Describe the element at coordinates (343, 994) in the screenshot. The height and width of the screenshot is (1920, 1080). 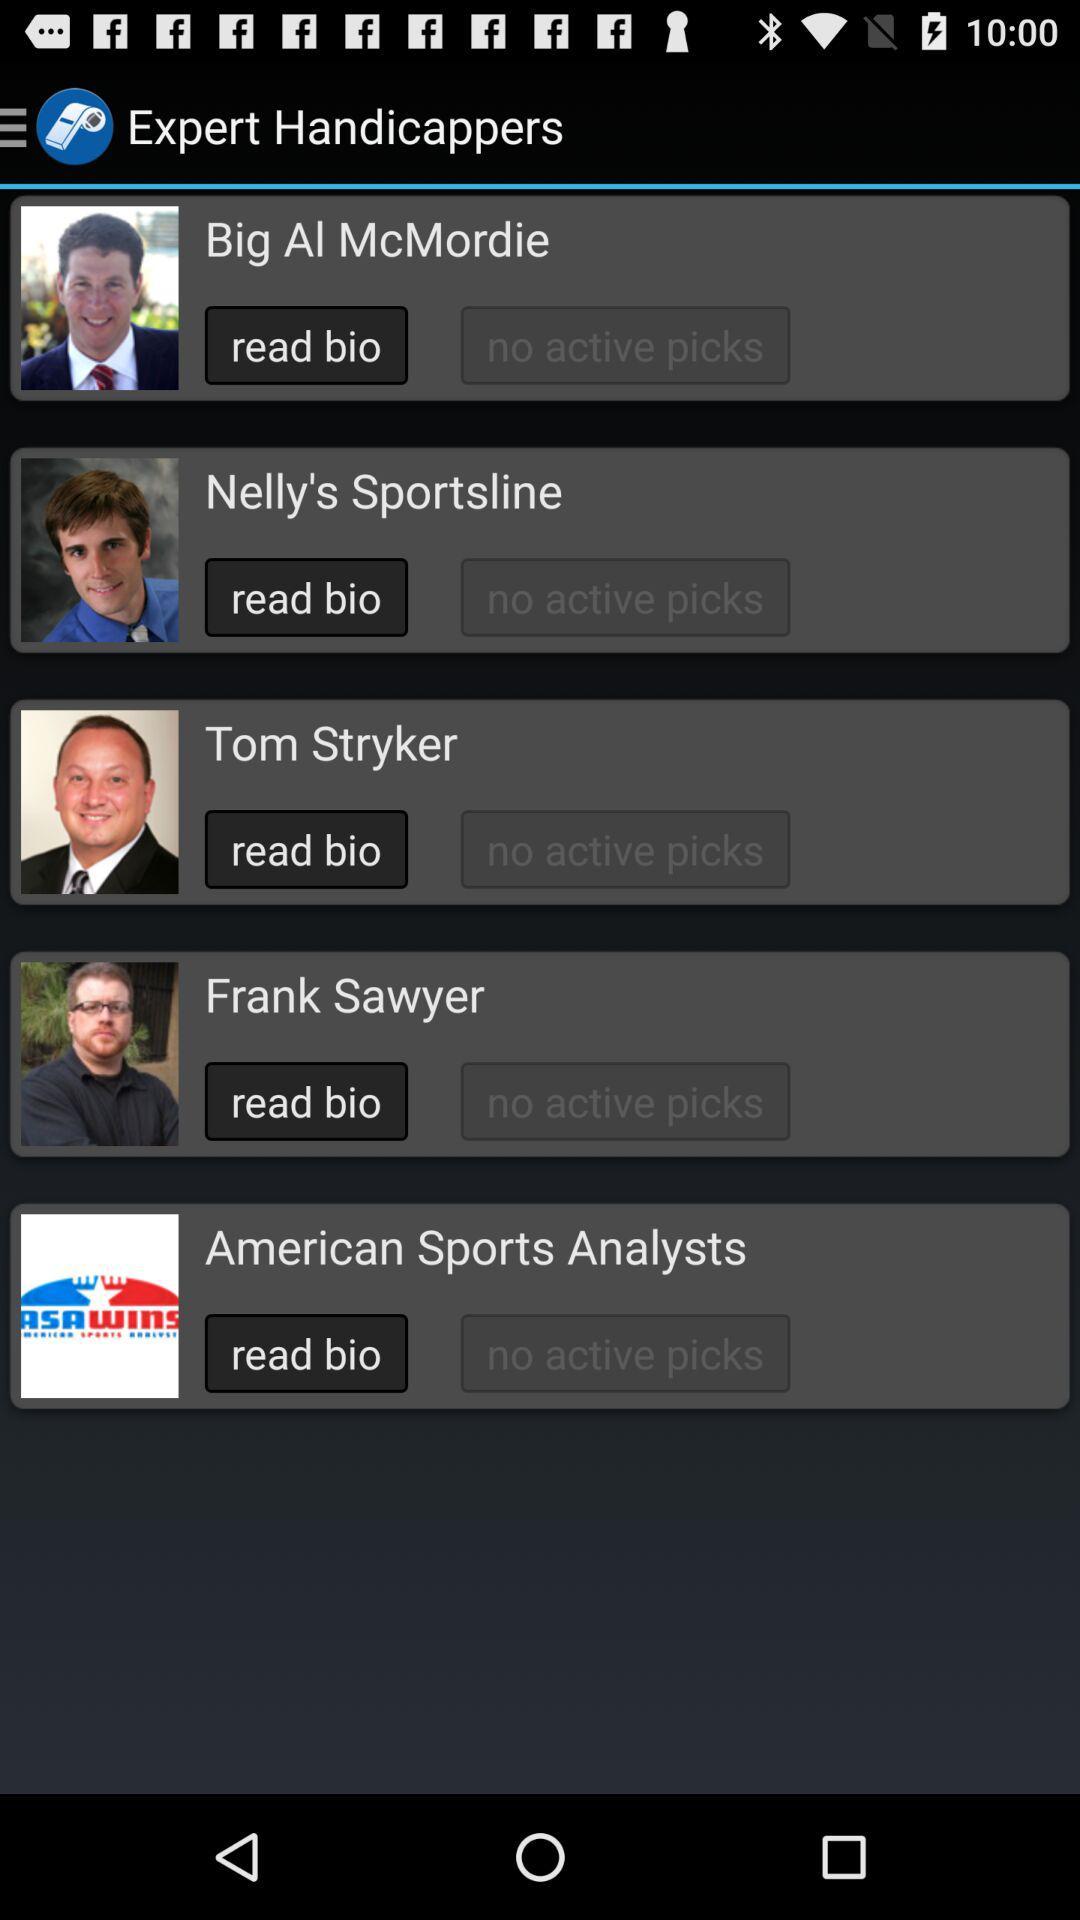
I see `the frank sawyer` at that location.